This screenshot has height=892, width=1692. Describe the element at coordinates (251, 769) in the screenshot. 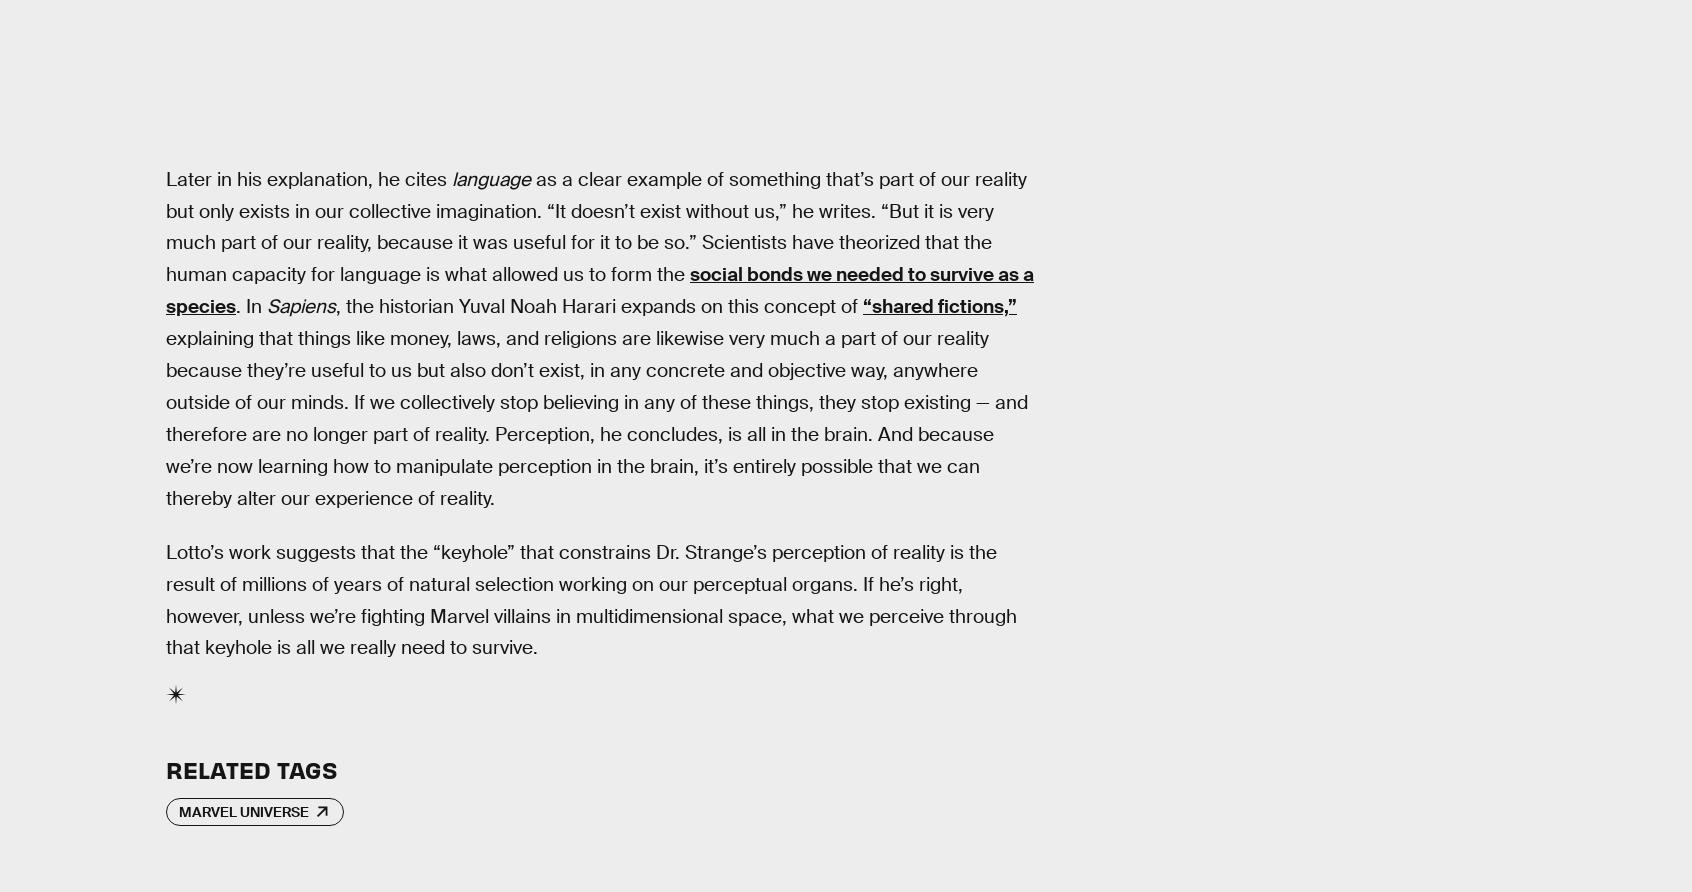

I see `'Related Tags'` at that location.